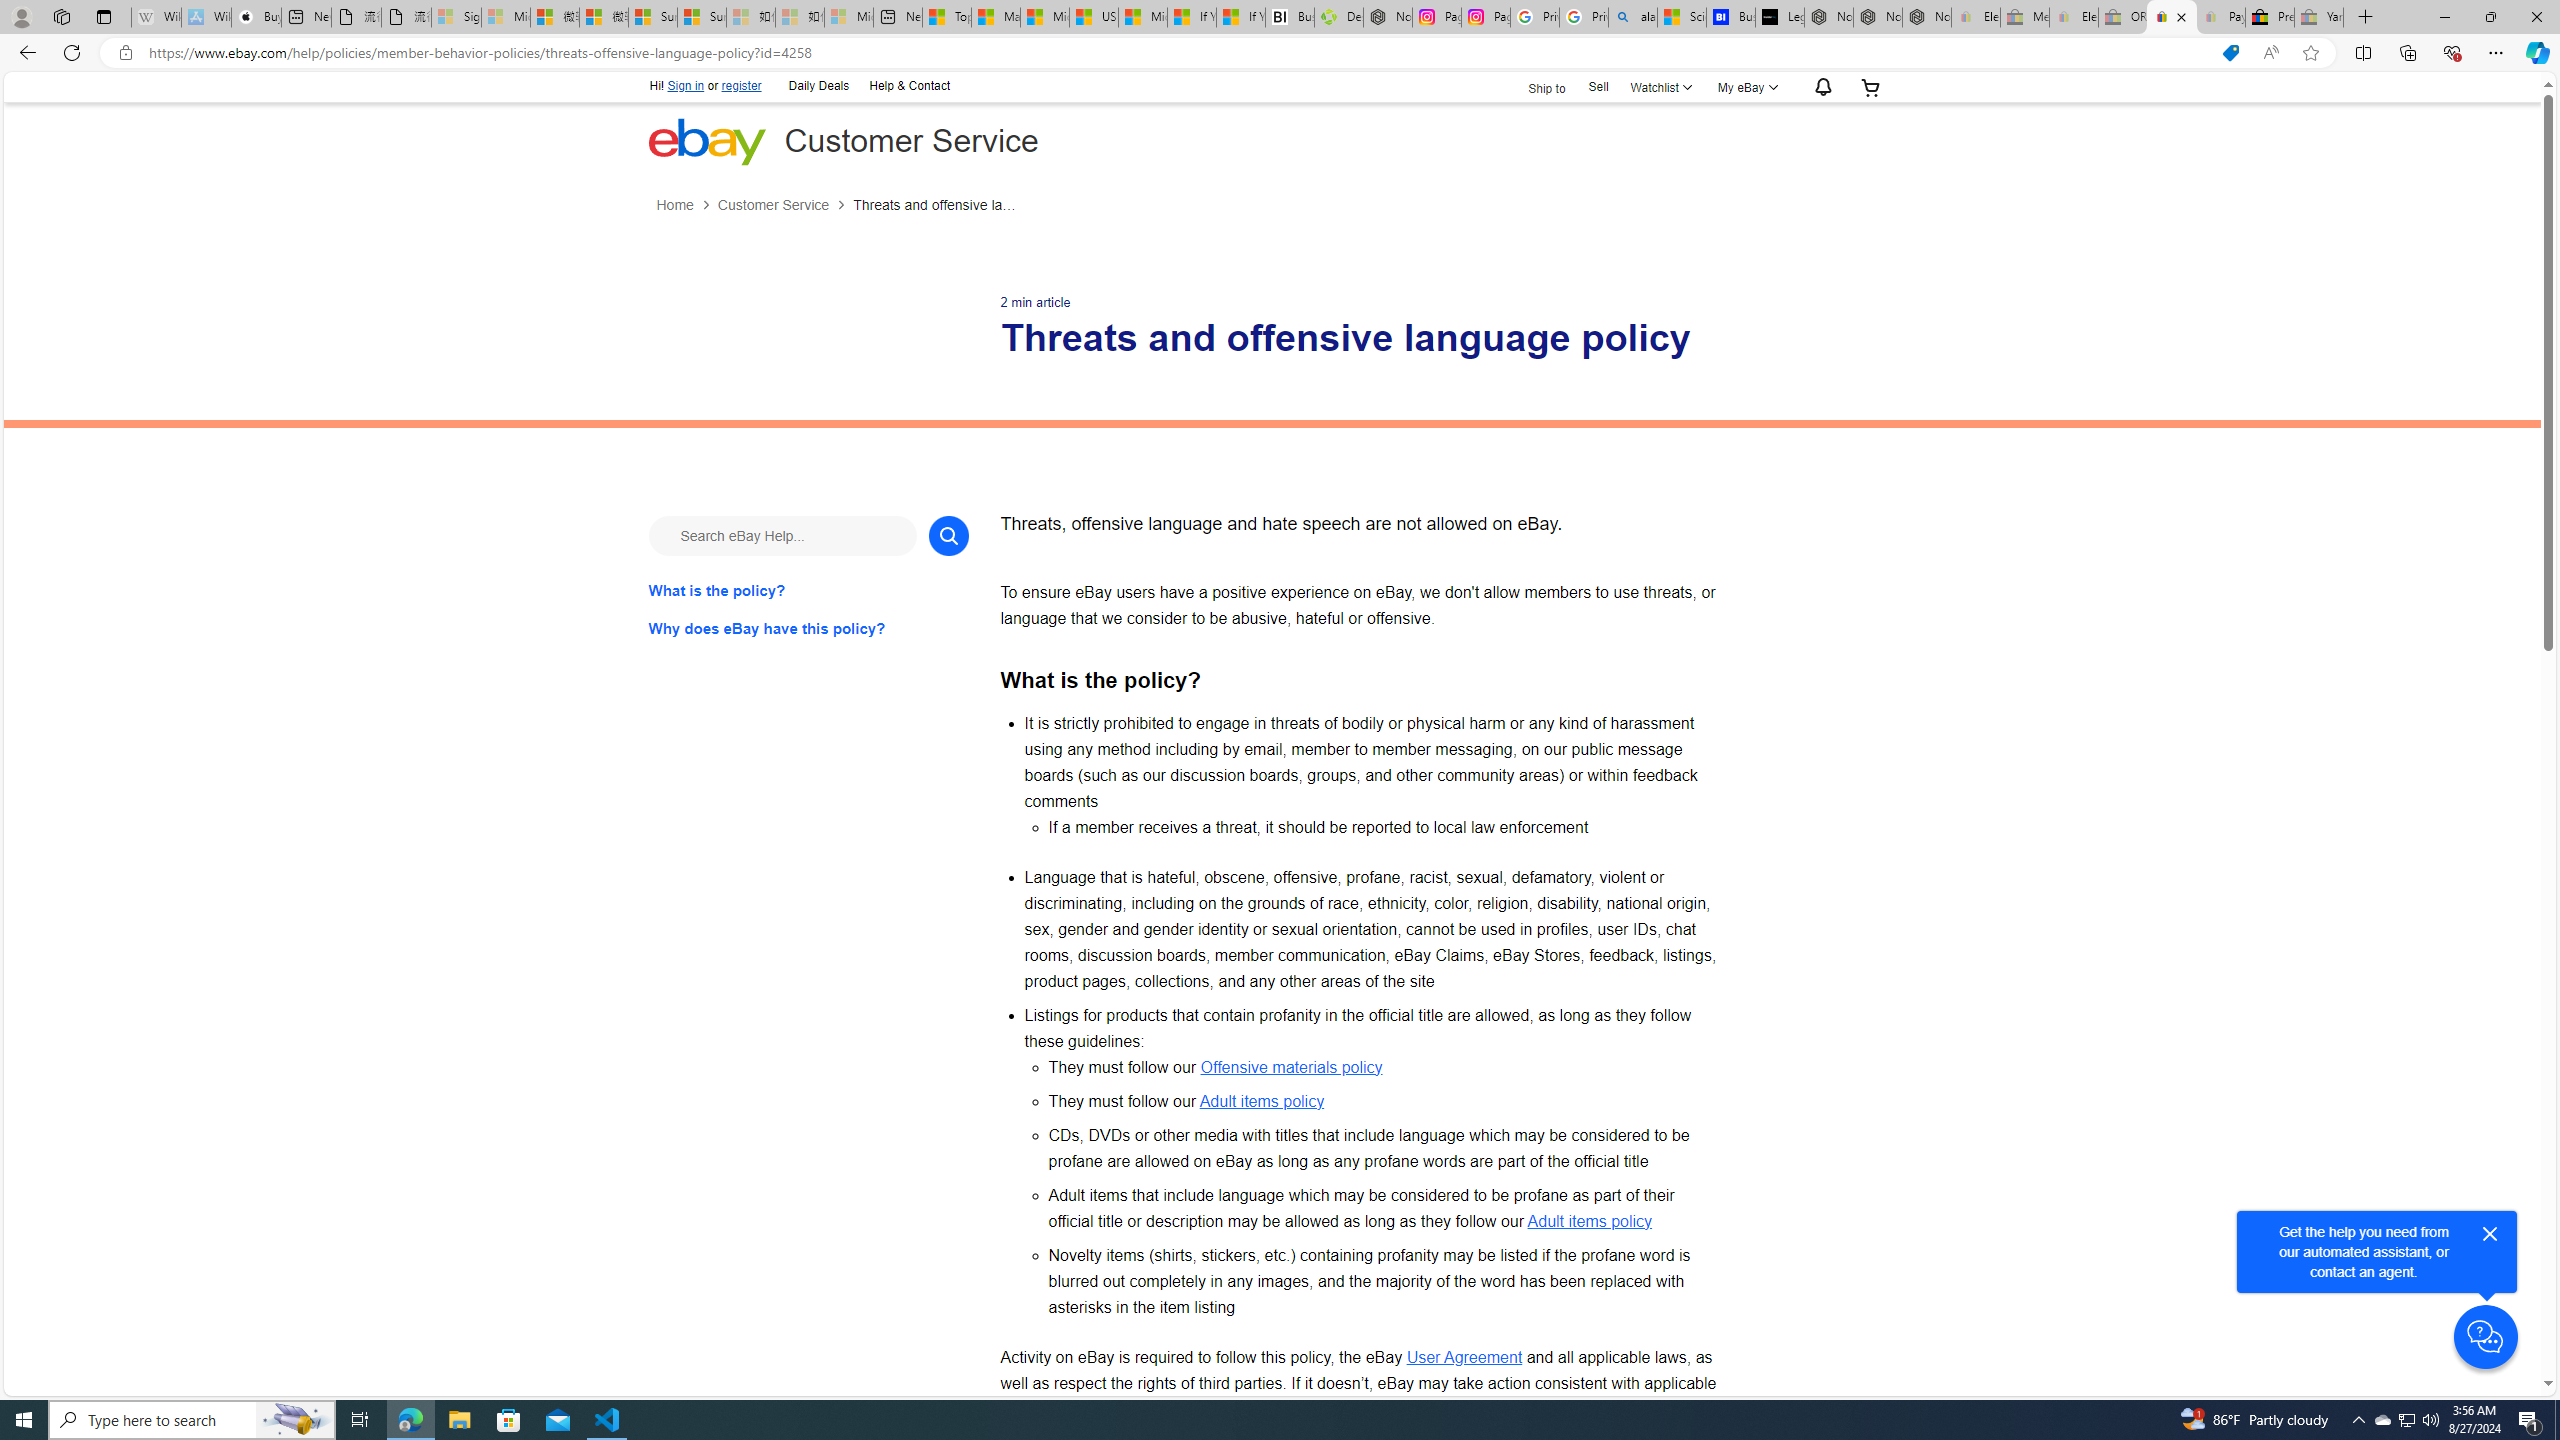 Image resolution: width=2560 pixels, height=1440 pixels. Describe the element at coordinates (102, 16) in the screenshot. I see `'Tab actions menu'` at that location.